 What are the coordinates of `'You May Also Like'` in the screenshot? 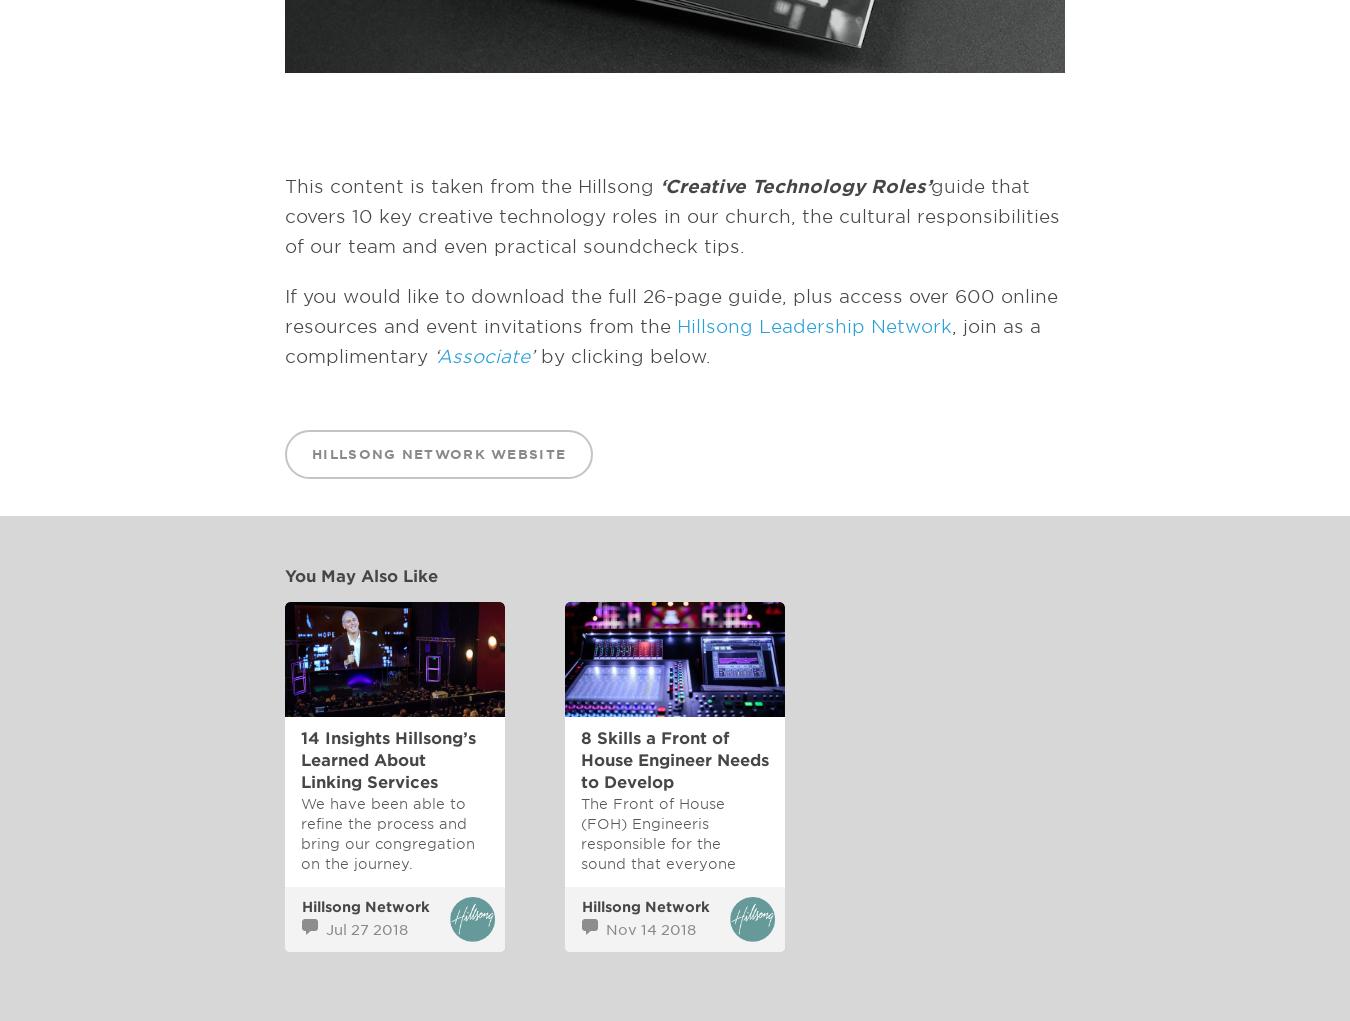 It's located at (361, 575).